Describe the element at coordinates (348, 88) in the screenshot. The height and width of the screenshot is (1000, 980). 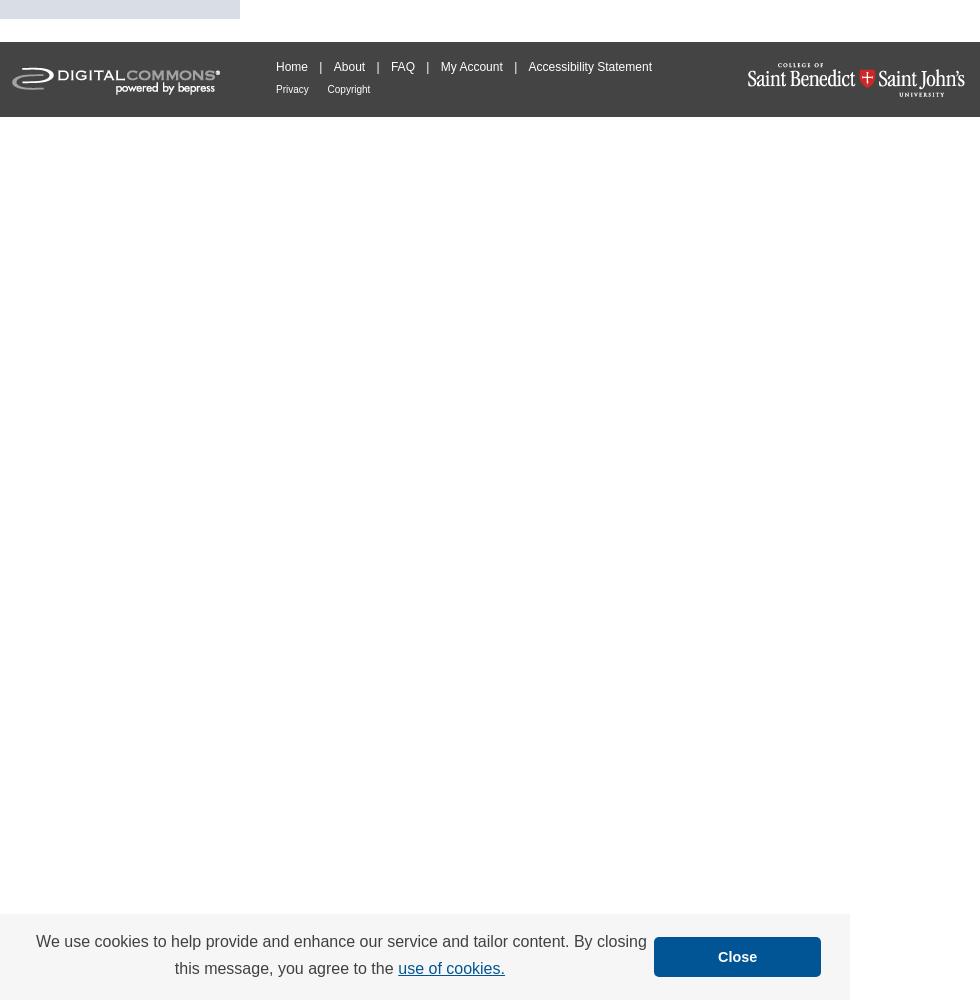
I see `'Copyright'` at that location.